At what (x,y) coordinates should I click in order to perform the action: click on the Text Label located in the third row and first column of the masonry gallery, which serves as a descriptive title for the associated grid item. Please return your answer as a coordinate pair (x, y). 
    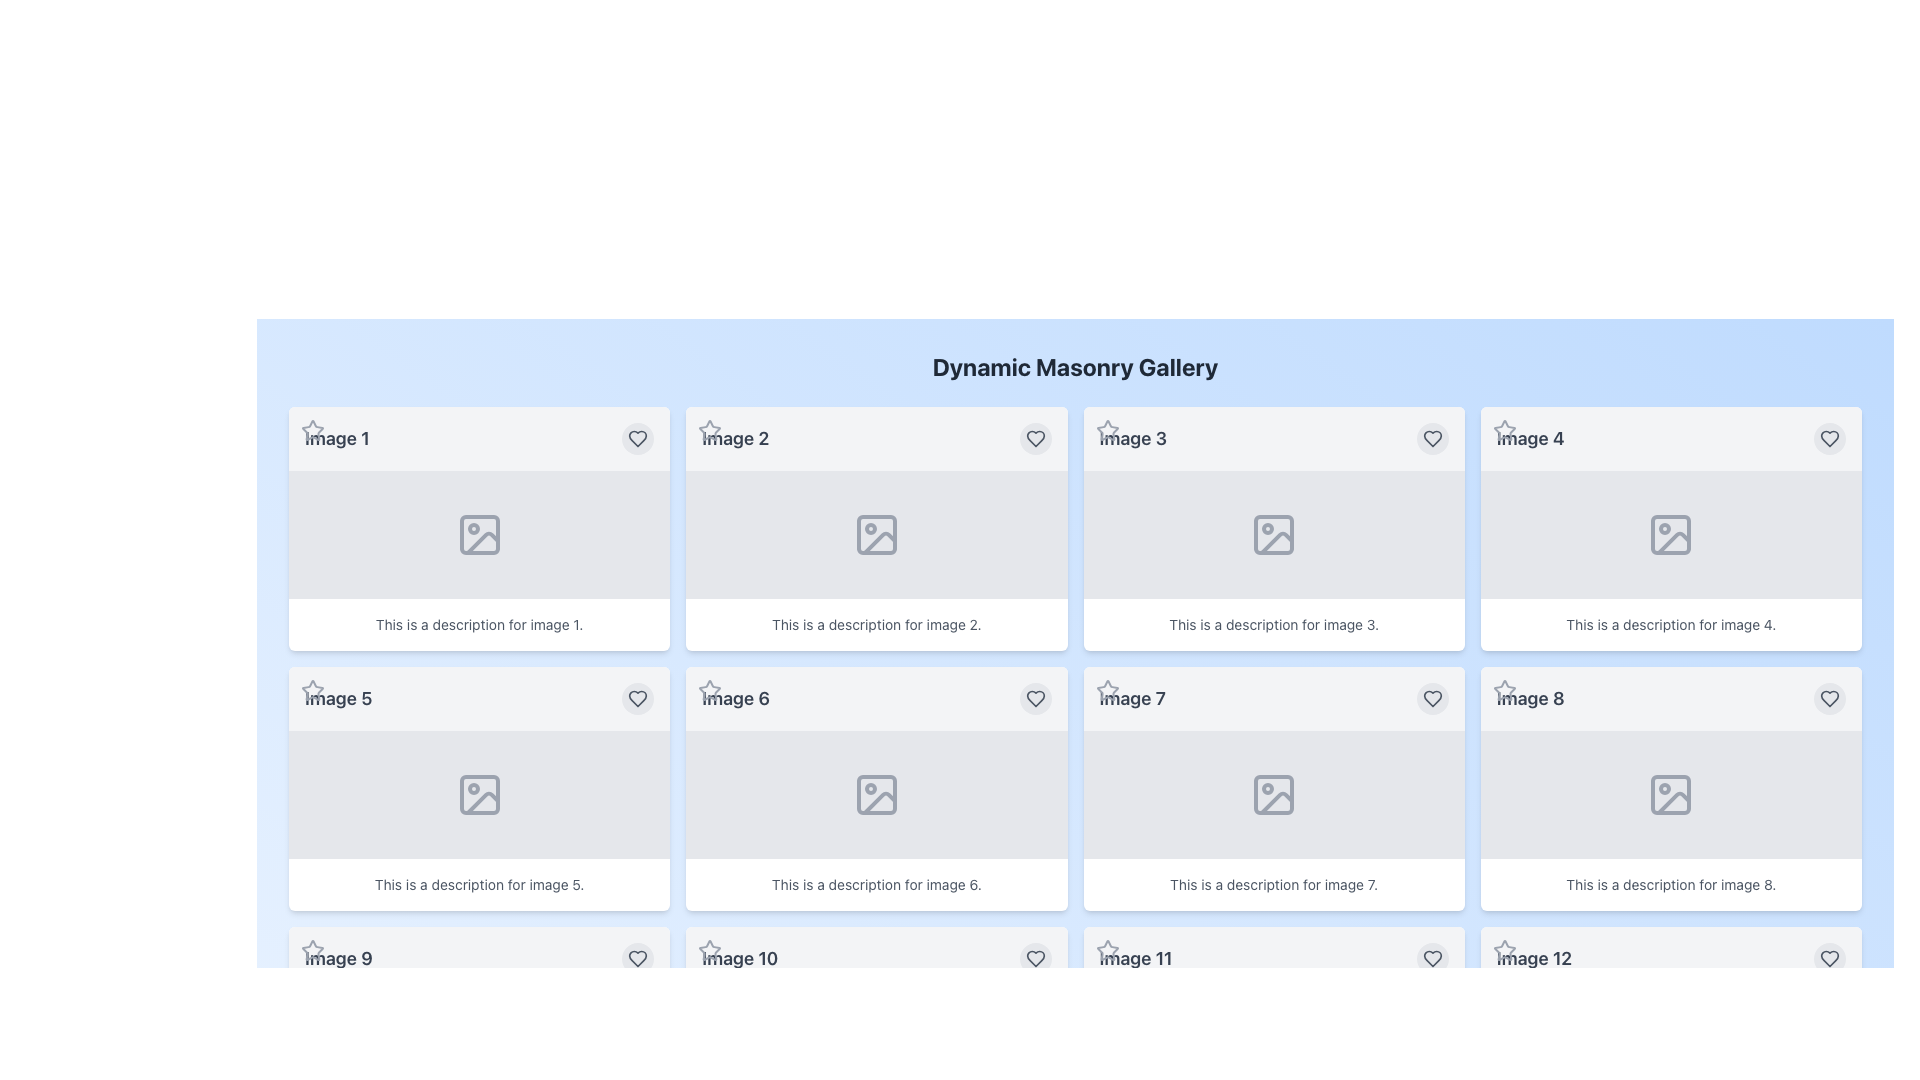
    Looking at the image, I should click on (338, 958).